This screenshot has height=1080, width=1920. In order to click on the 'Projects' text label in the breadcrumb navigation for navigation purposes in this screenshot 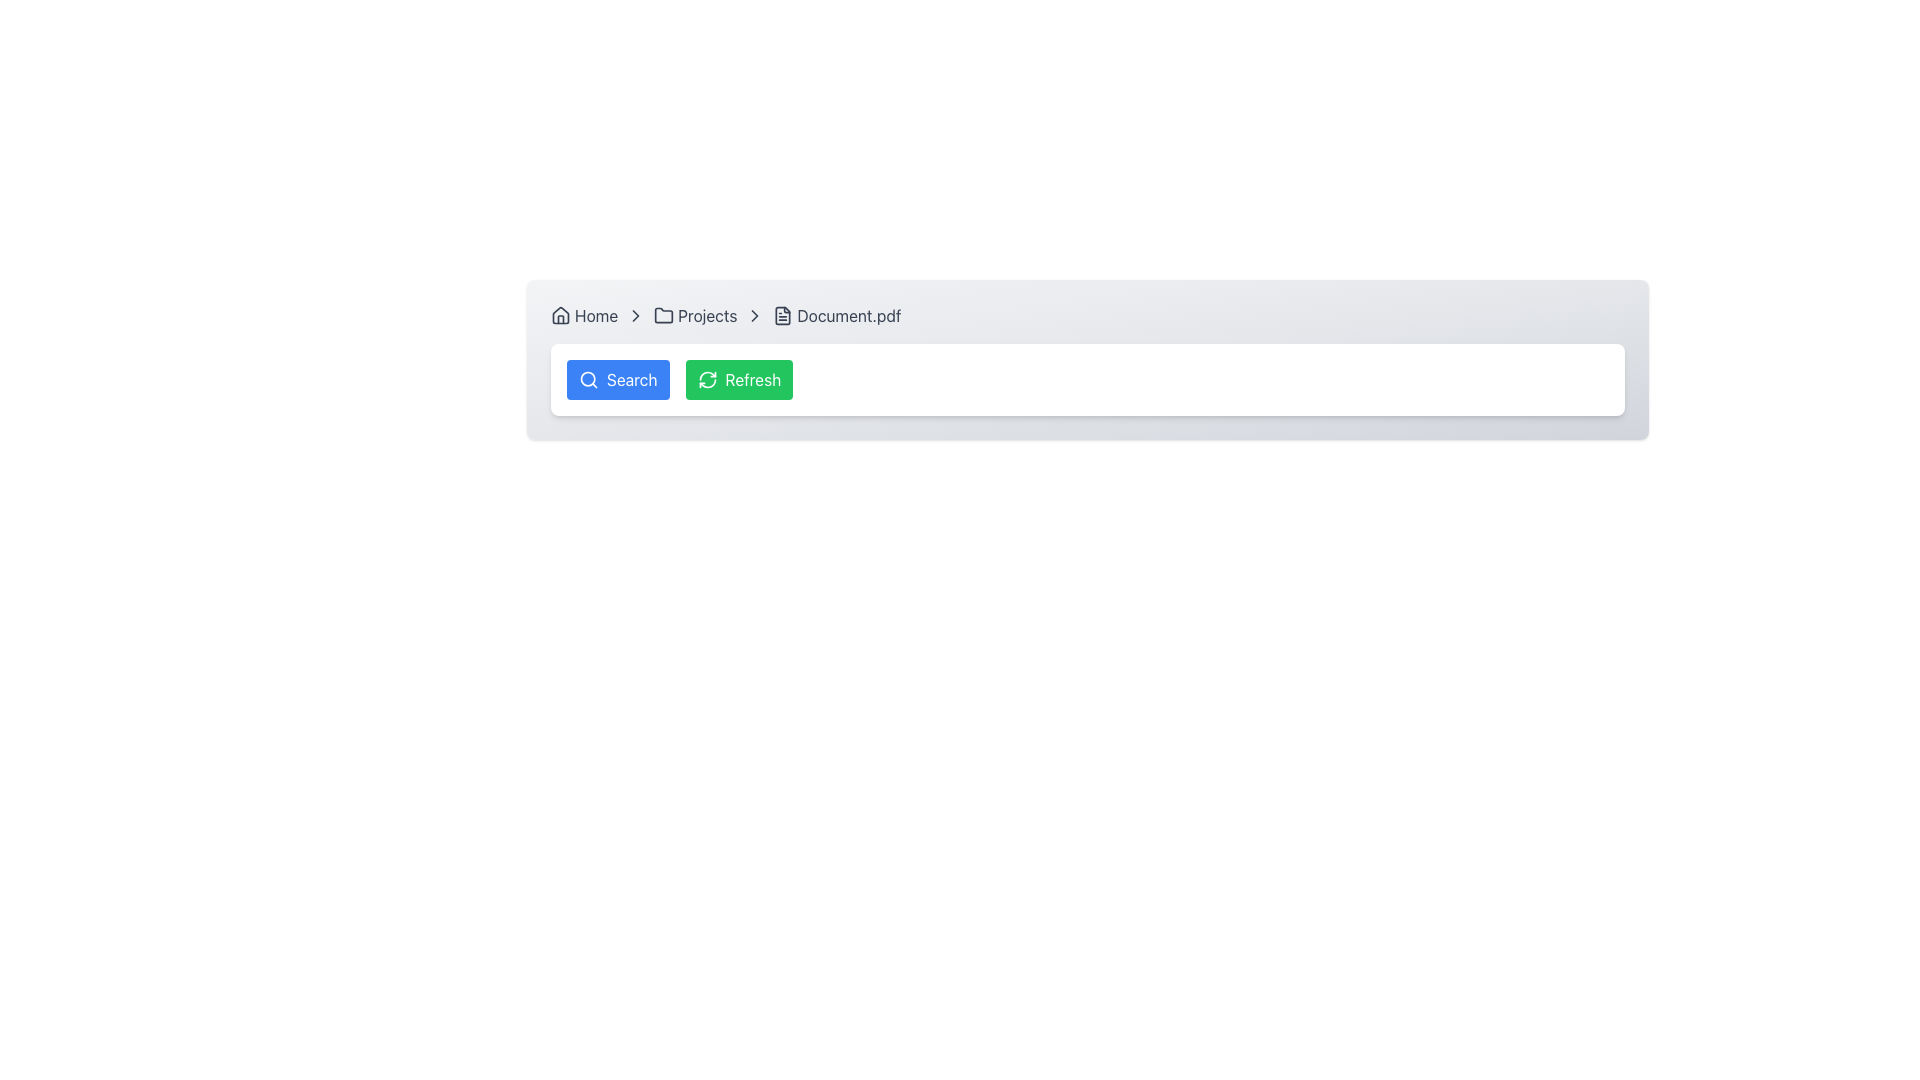, I will do `click(707, 315)`.